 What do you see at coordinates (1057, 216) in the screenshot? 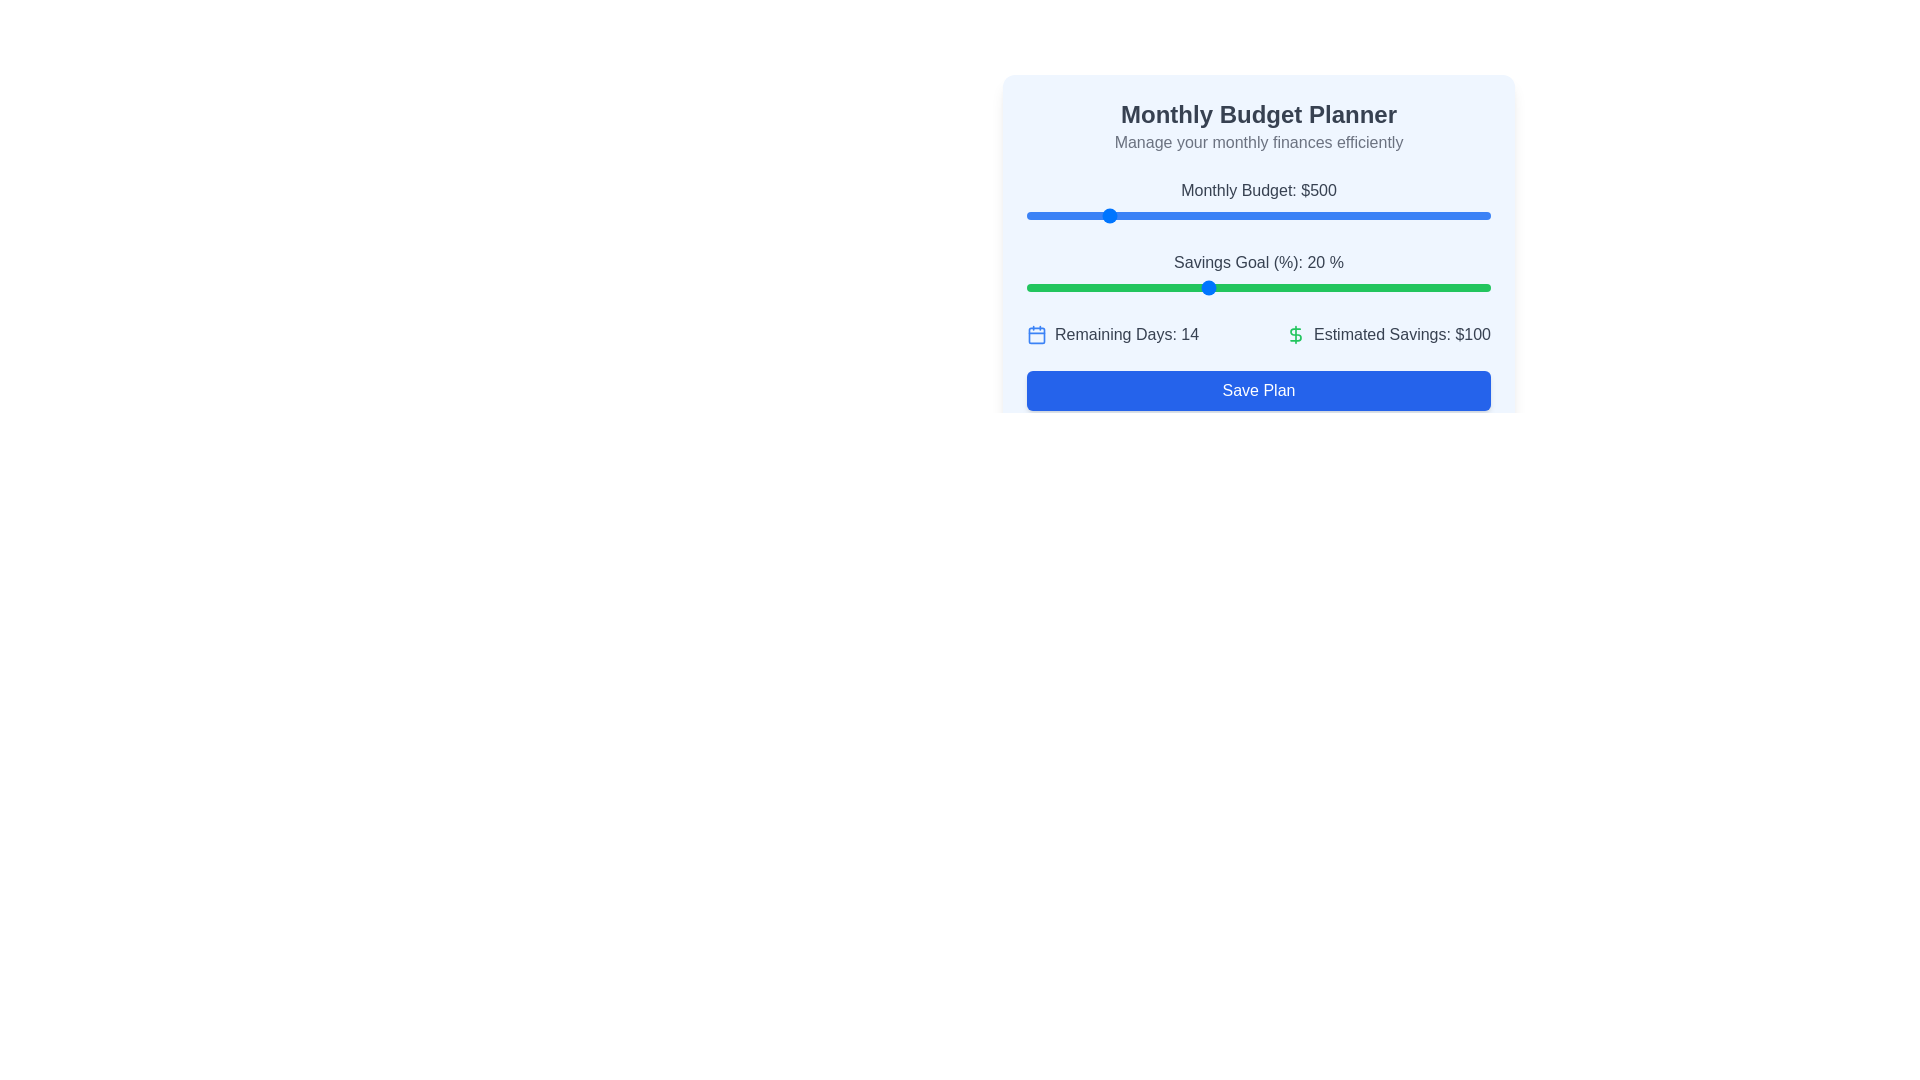
I see `the budget` at bounding box center [1057, 216].